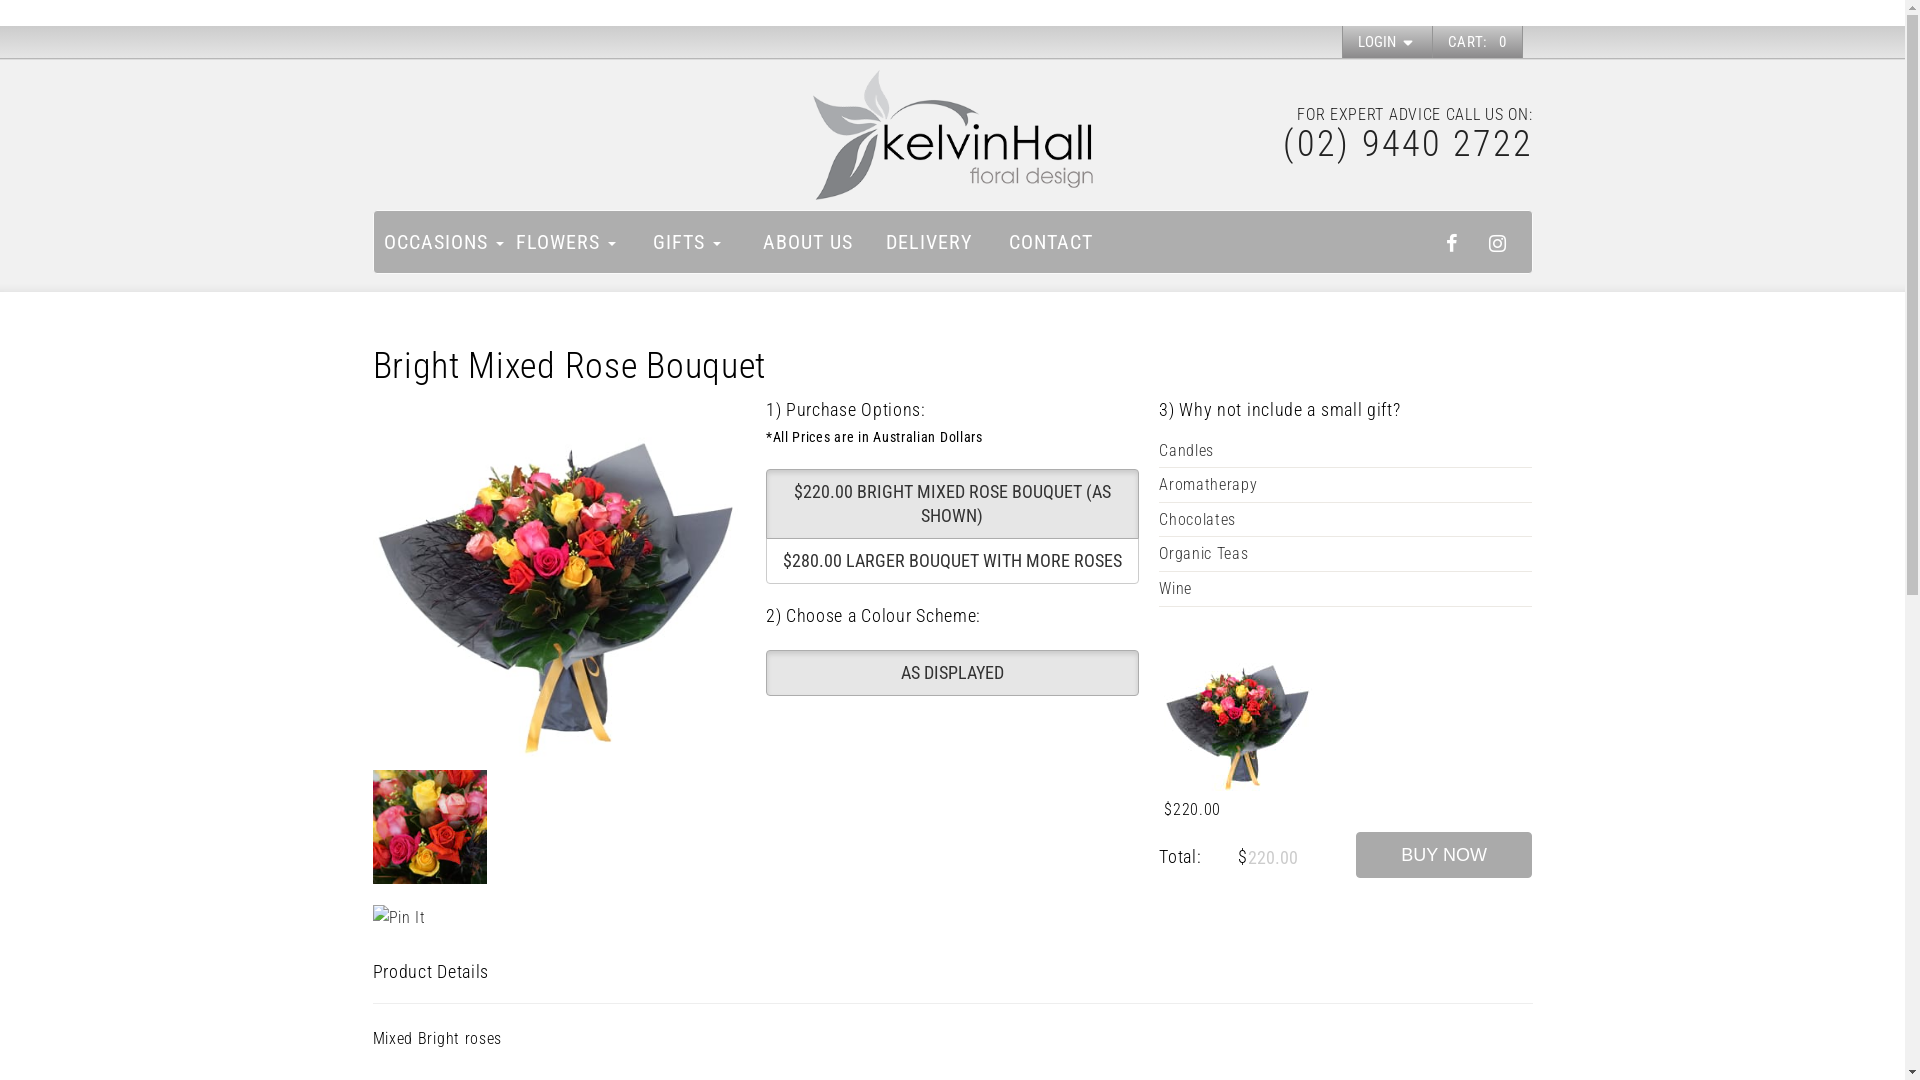 The image size is (1920, 1080). What do you see at coordinates (1345, 485) in the screenshot?
I see `'Aromatherapy'` at bounding box center [1345, 485].